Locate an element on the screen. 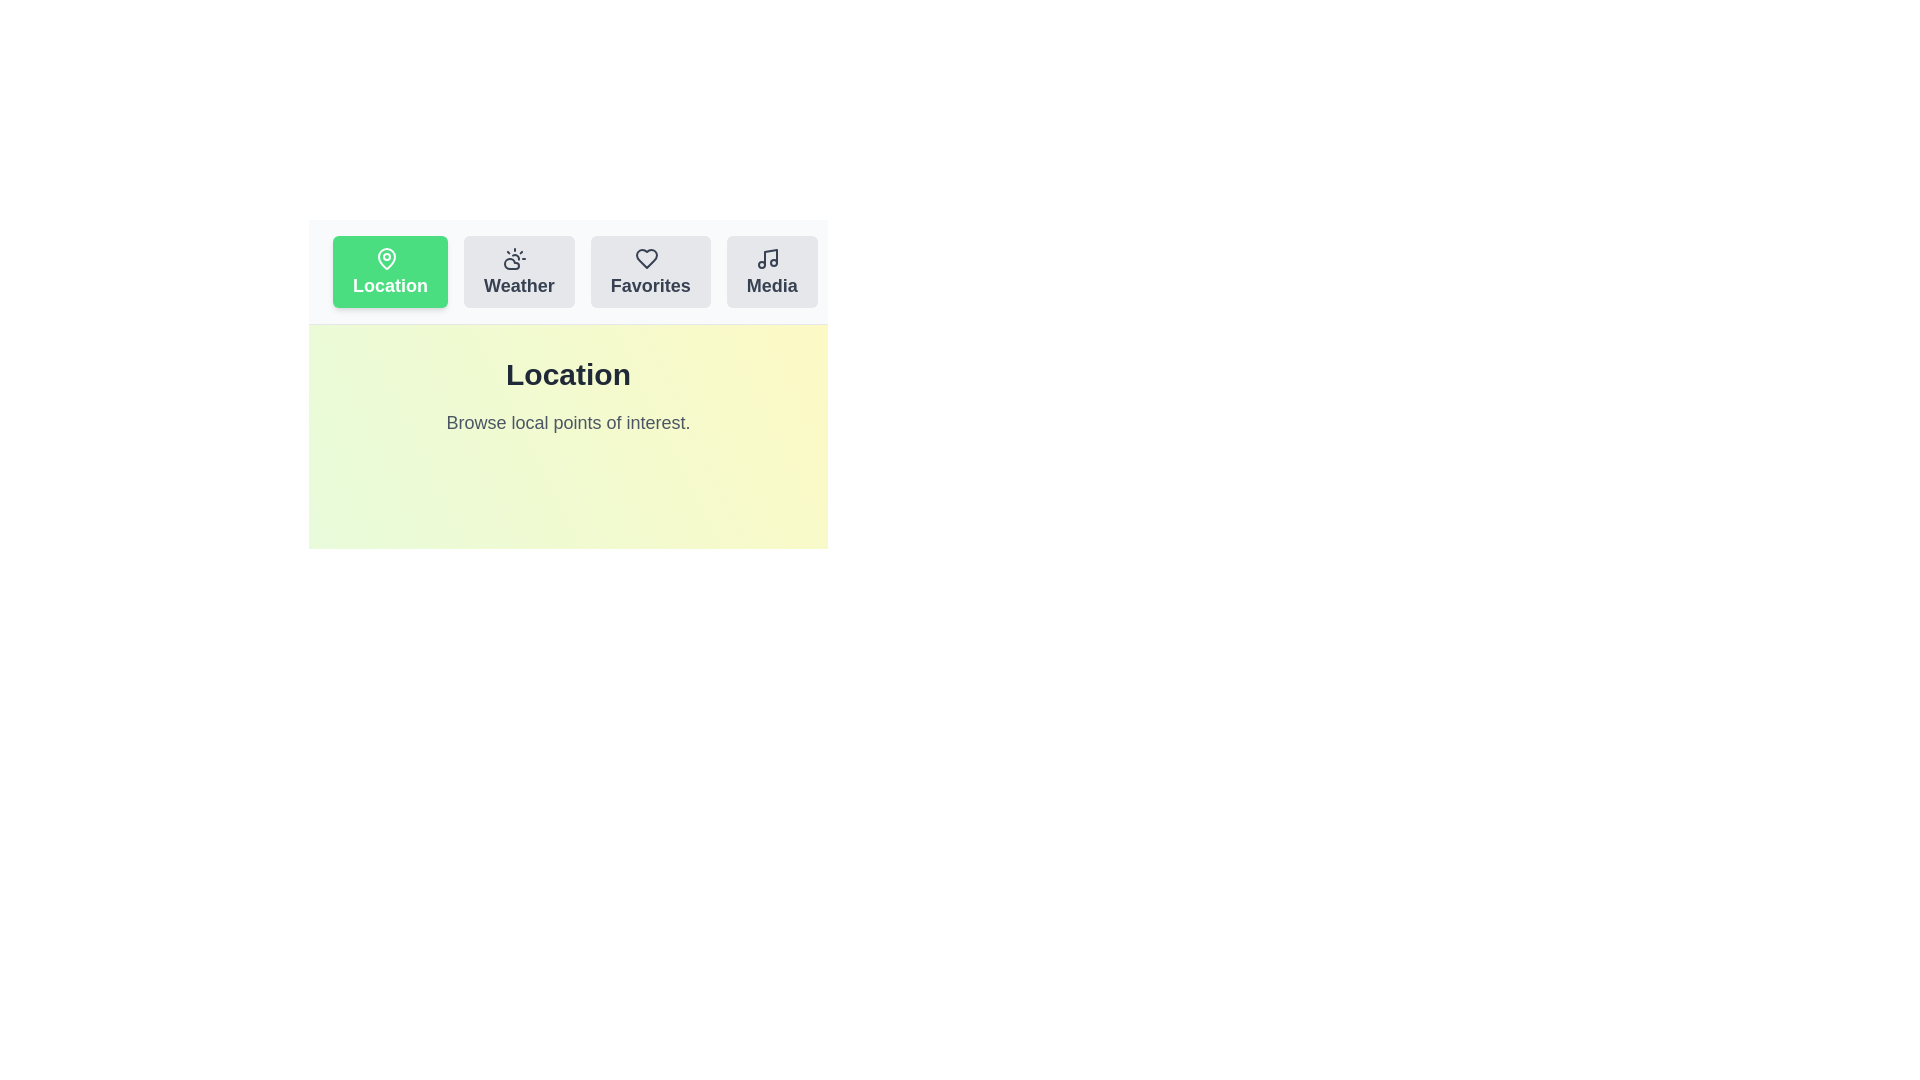 The height and width of the screenshot is (1080, 1920). the tab labeled Favorites is located at coordinates (650, 272).